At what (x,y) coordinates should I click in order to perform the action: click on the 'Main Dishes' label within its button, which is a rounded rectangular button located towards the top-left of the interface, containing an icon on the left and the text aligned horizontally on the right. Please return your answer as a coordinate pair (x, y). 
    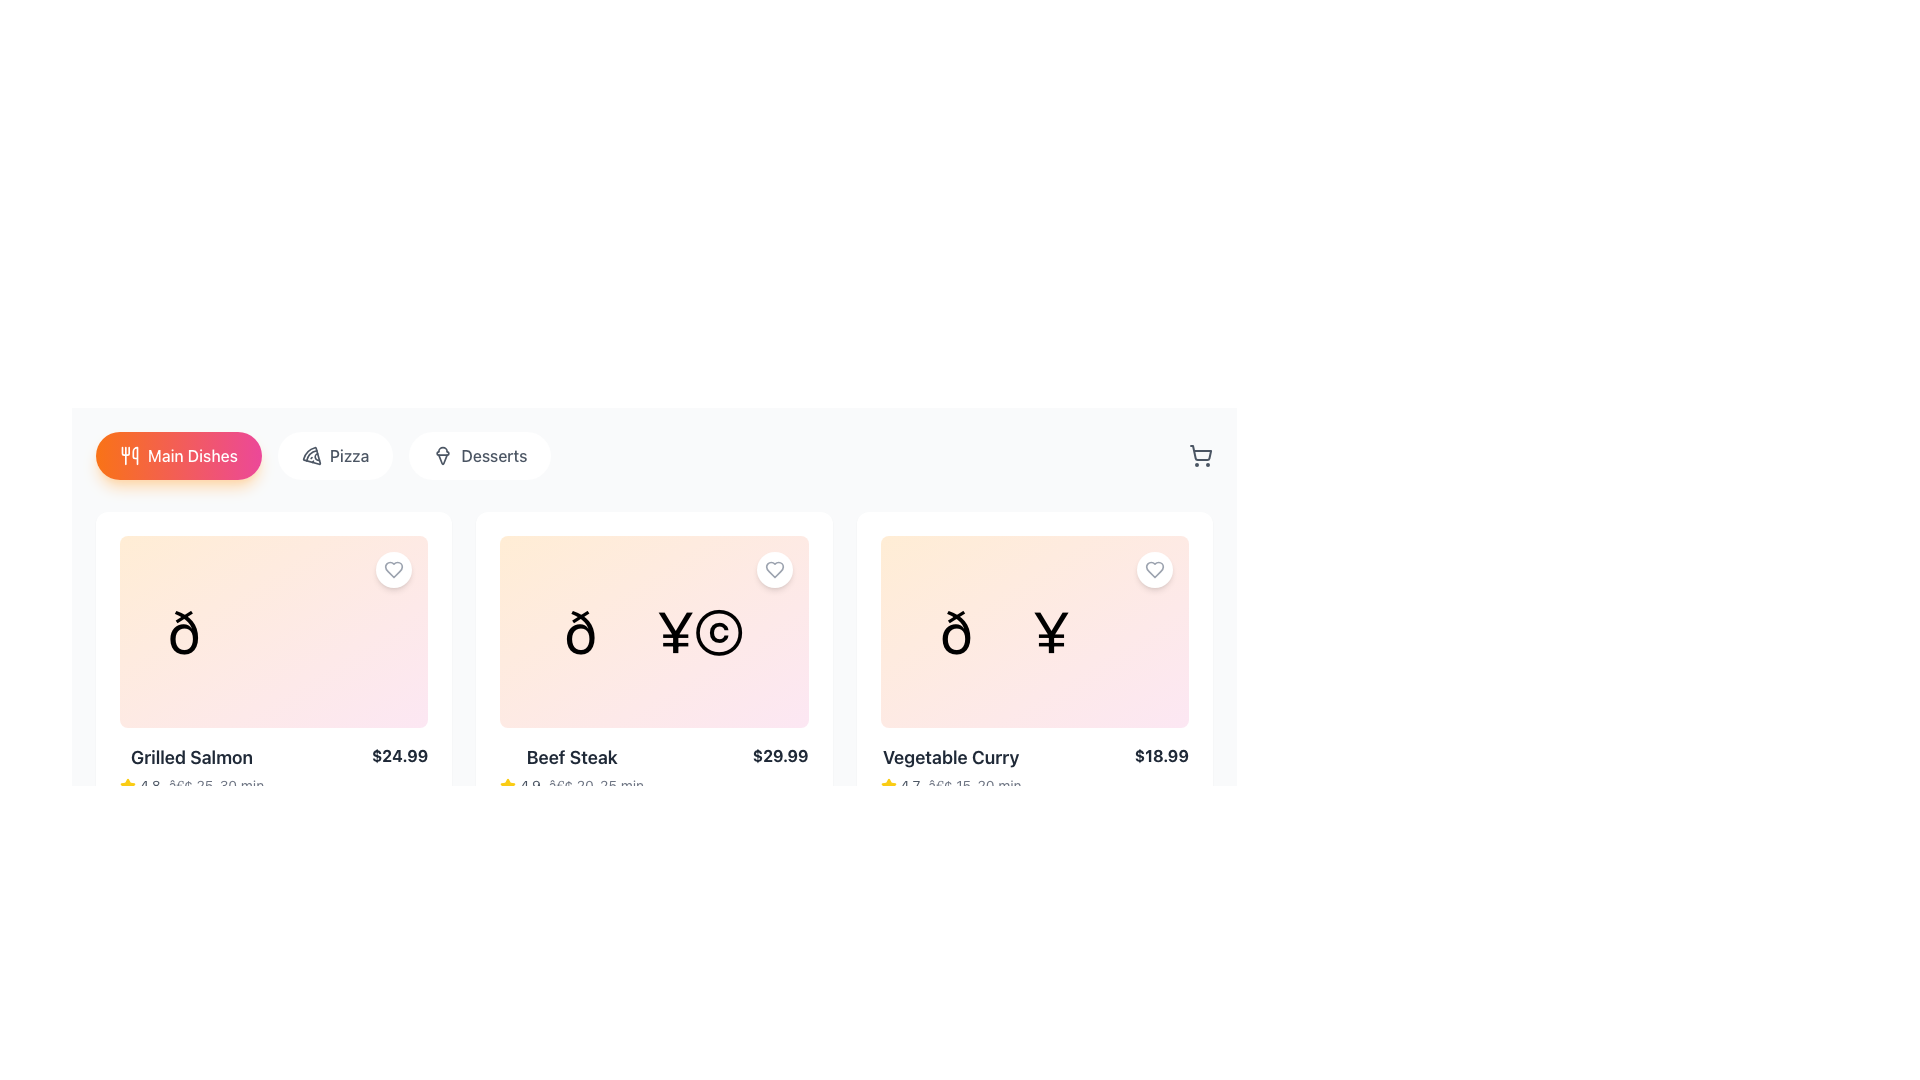
    Looking at the image, I should click on (192, 455).